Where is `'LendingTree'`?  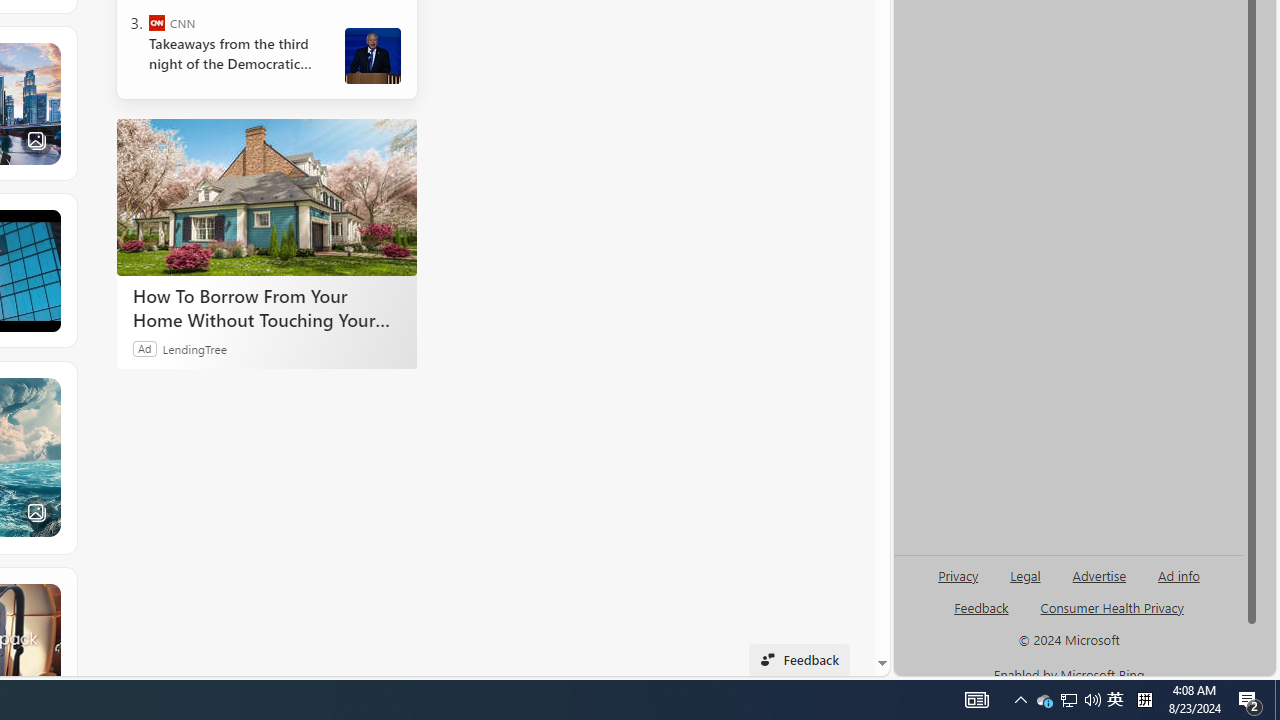 'LendingTree' is located at coordinates (195, 347).